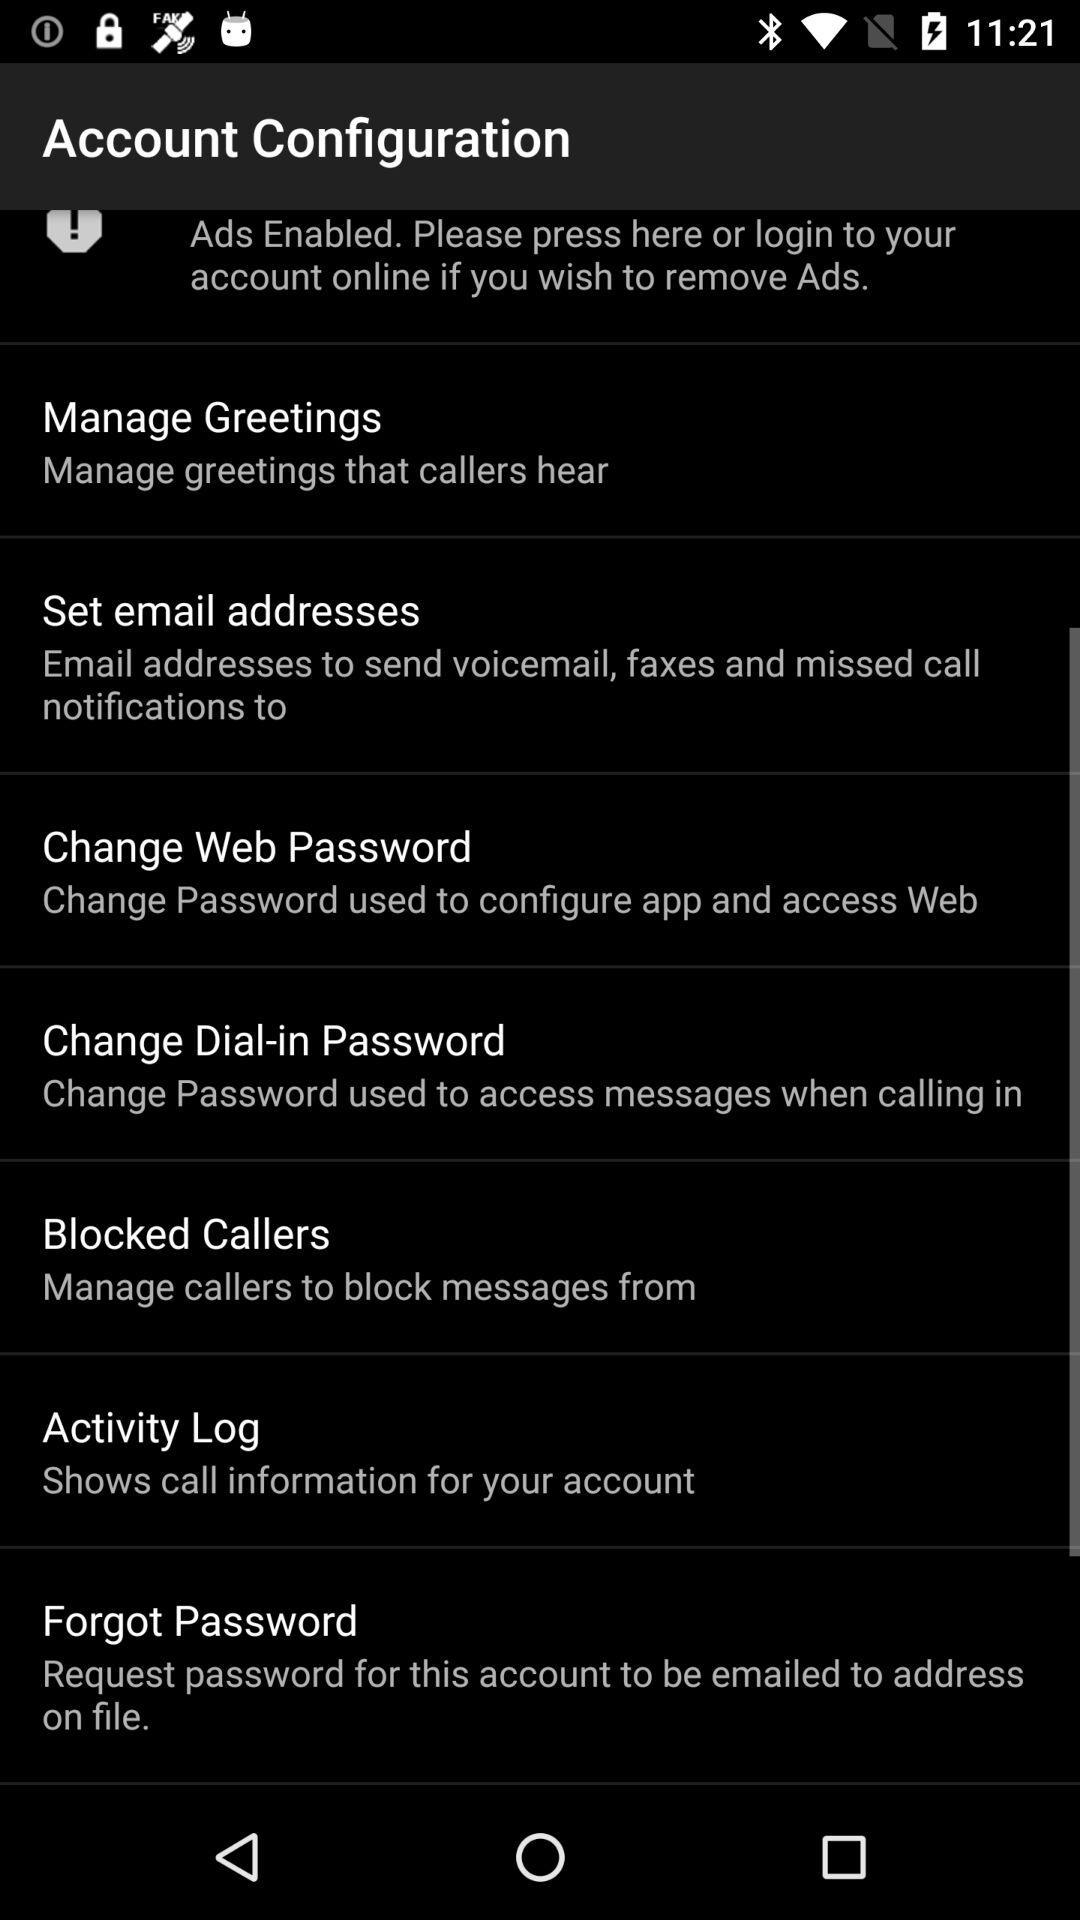  What do you see at coordinates (540, 1692) in the screenshot?
I see `the item below forgot password` at bounding box center [540, 1692].